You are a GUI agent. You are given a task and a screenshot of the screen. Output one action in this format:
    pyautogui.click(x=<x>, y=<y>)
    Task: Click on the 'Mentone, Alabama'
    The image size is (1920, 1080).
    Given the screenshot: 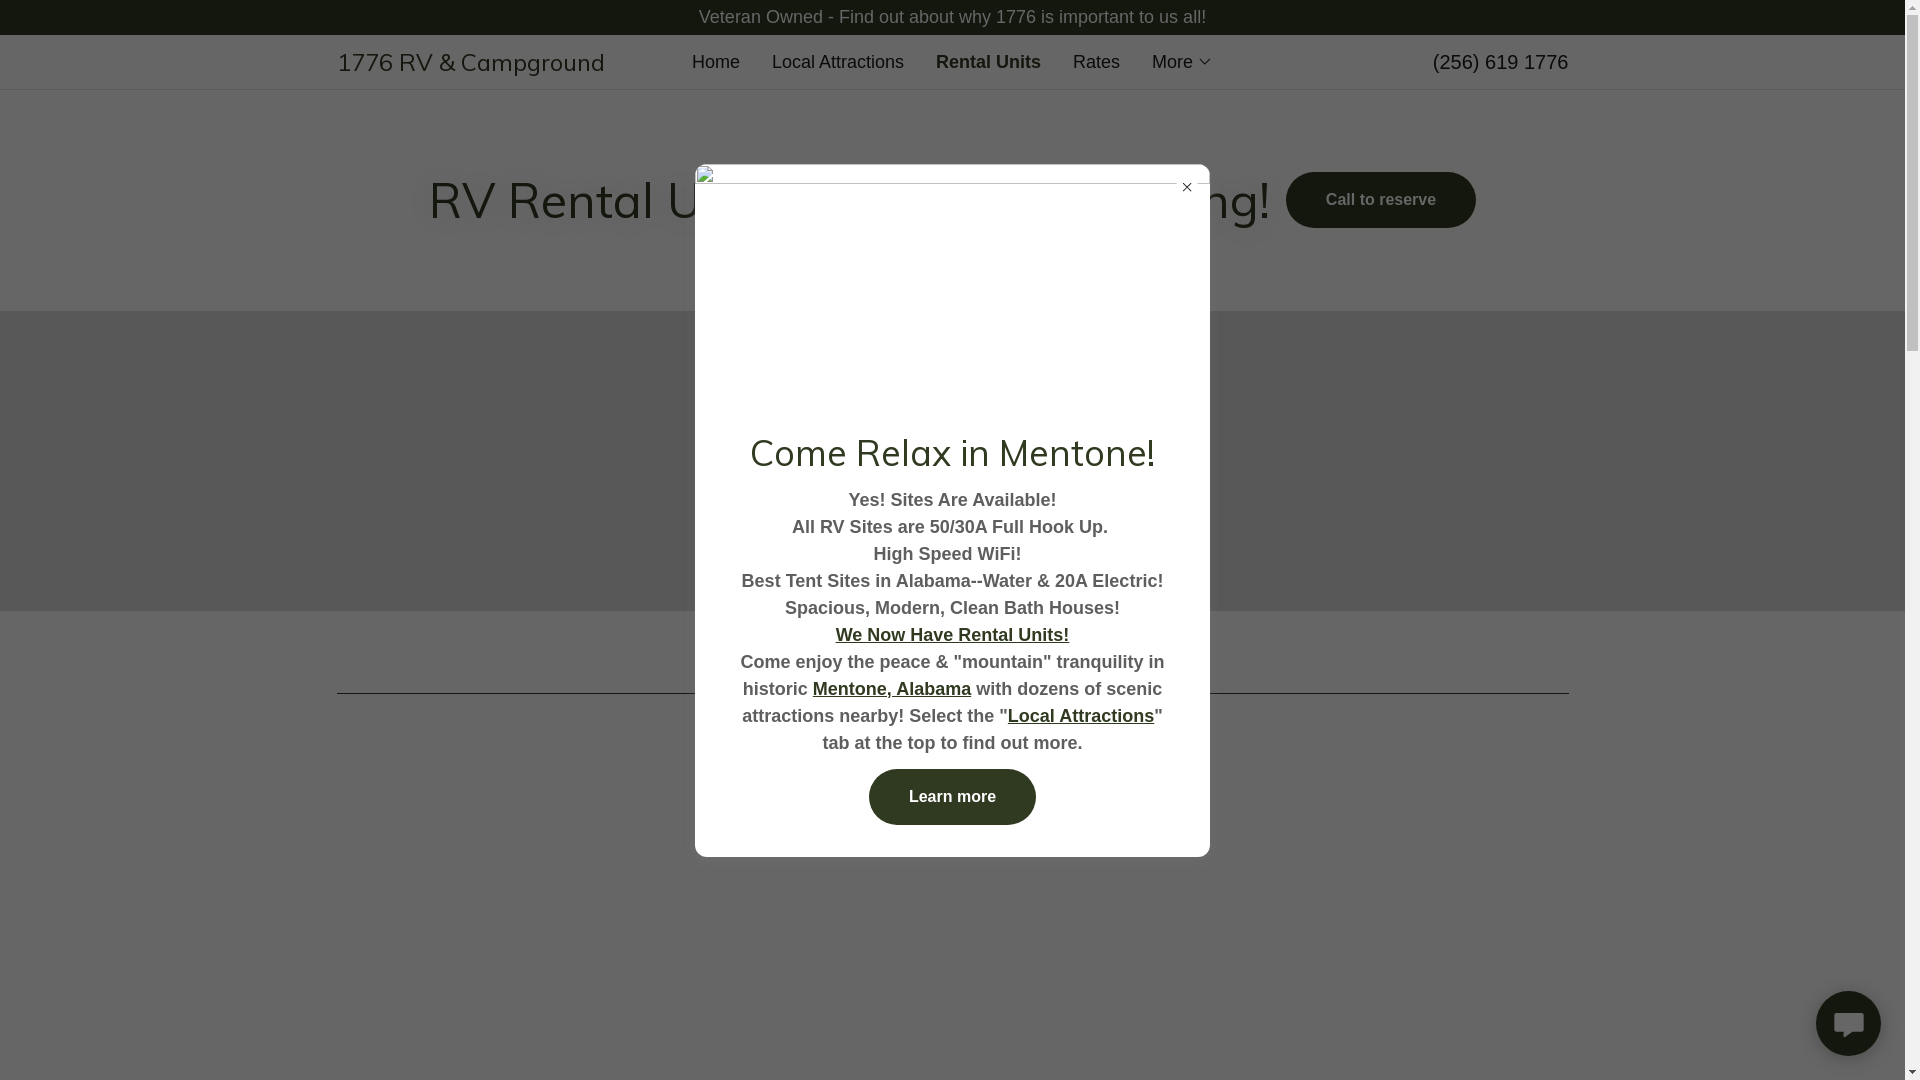 What is the action you would take?
    pyautogui.click(x=891, y=686)
    